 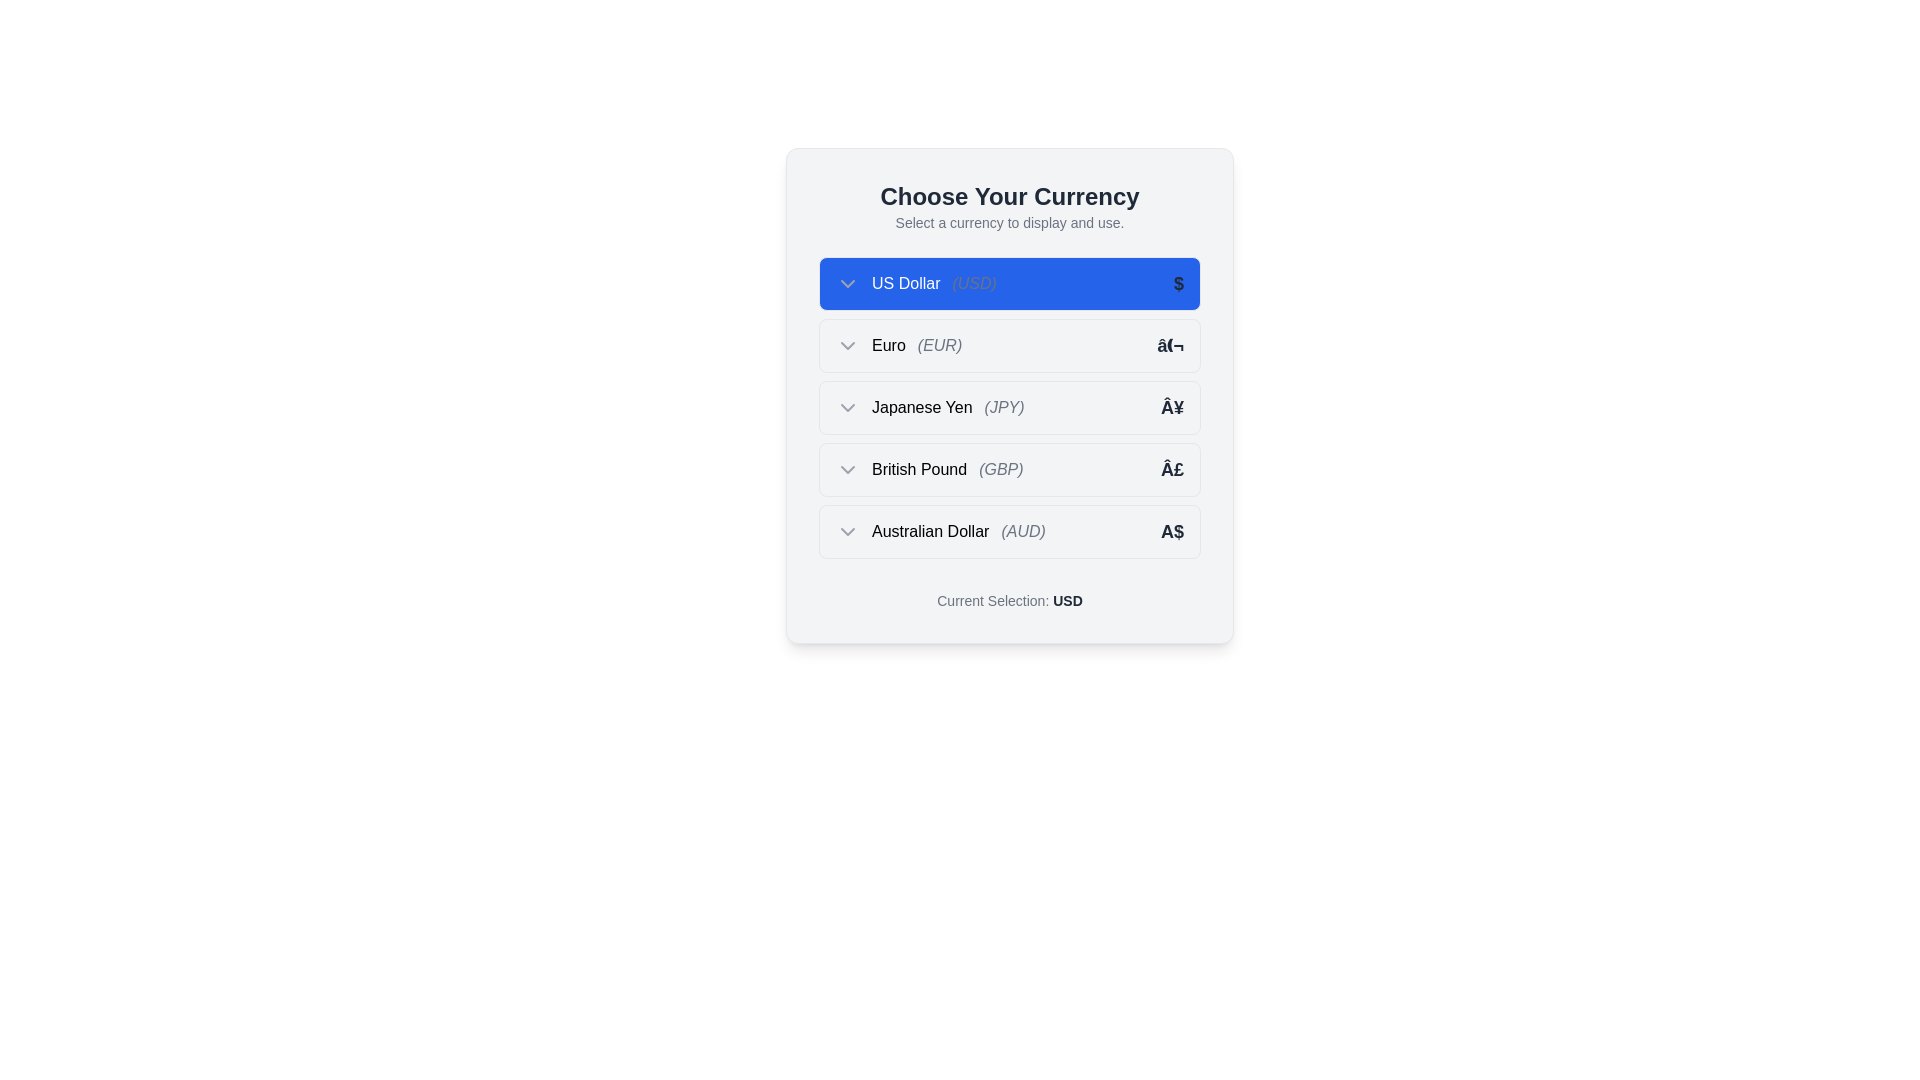 I want to click on the selectable list item element displaying 'Euro (EUR)' with the currency symbol '€' in a dropdown interface, positioned between 'US Dollar (USD)' and 'Japanese Yen (JPY), so click(x=1009, y=345).